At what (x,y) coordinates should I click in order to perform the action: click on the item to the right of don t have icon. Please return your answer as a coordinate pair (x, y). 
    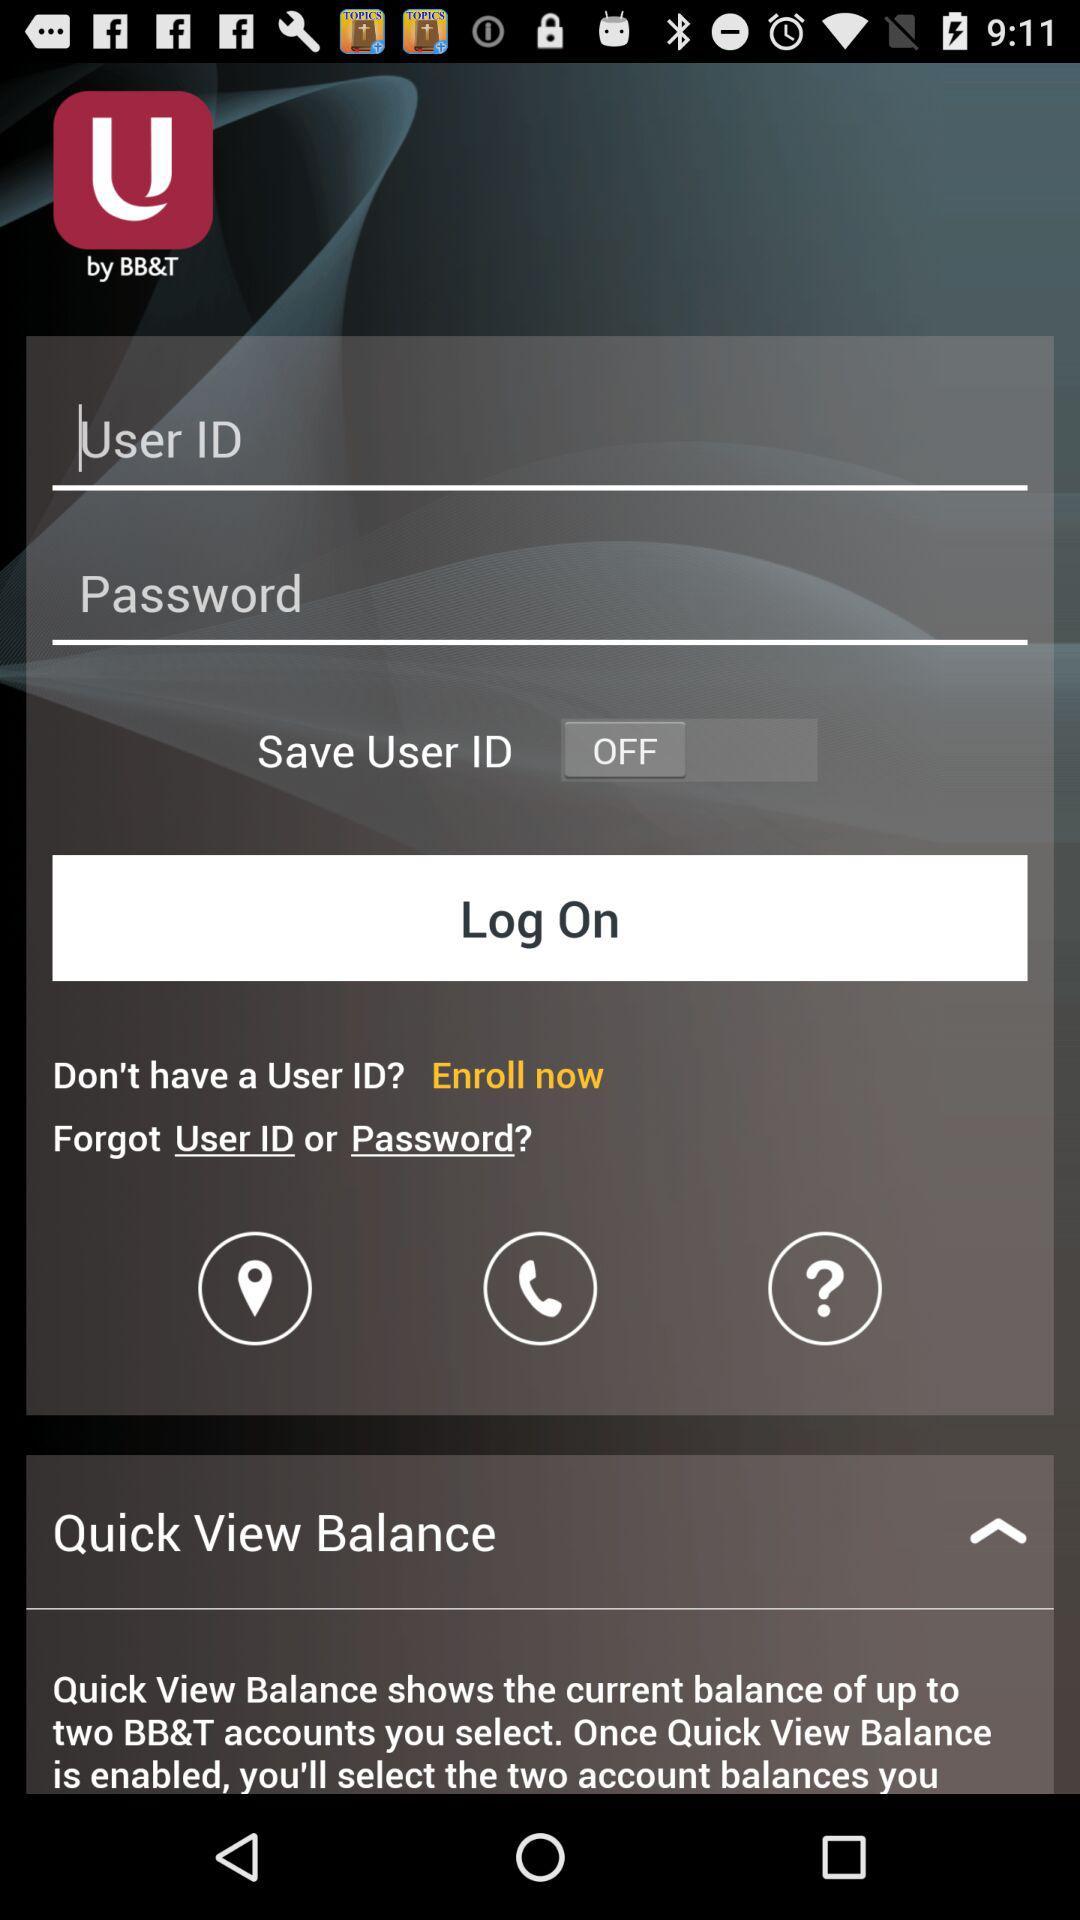
    Looking at the image, I should click on (516, 1073).